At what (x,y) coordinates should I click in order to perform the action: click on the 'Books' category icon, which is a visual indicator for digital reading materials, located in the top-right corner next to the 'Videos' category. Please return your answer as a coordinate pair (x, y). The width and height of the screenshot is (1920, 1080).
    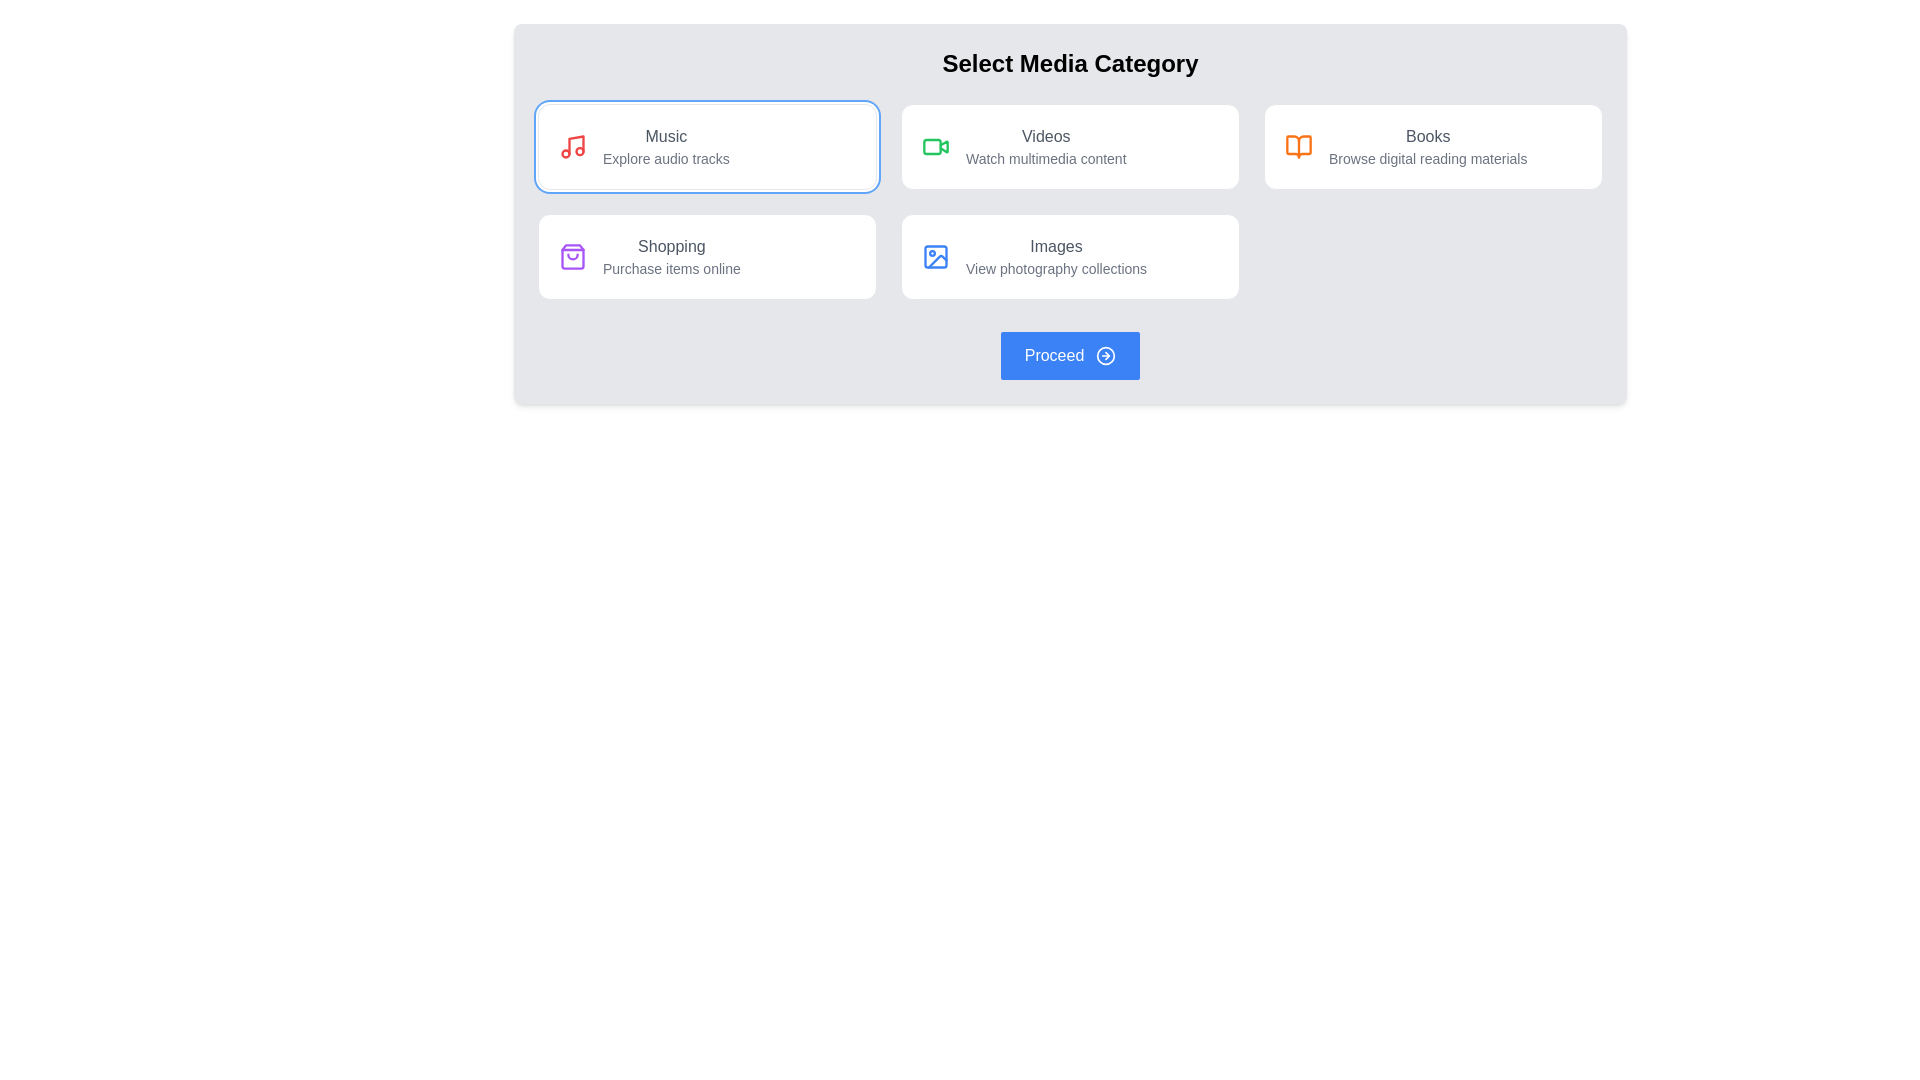
    Looking at the image, I should click on (1299, 145).